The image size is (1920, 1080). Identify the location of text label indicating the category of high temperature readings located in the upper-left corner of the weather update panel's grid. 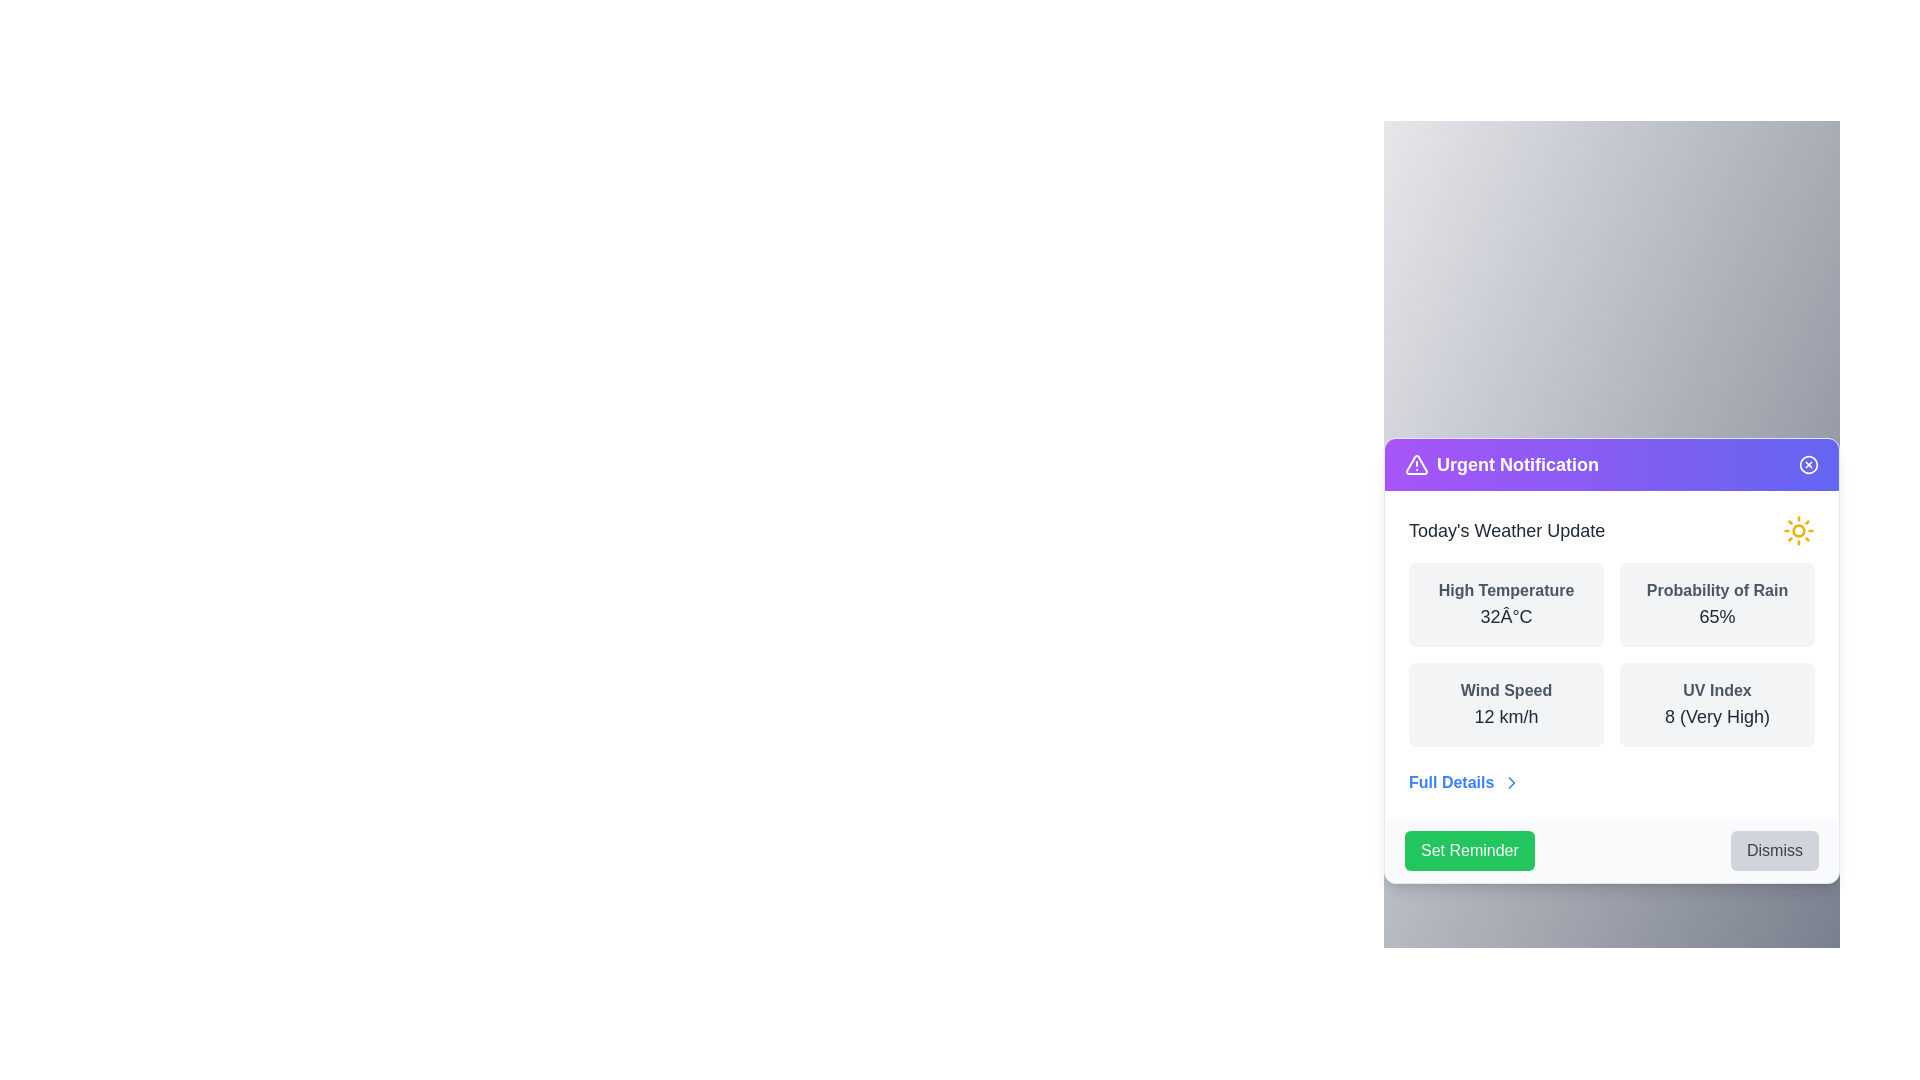
(1506, 589).